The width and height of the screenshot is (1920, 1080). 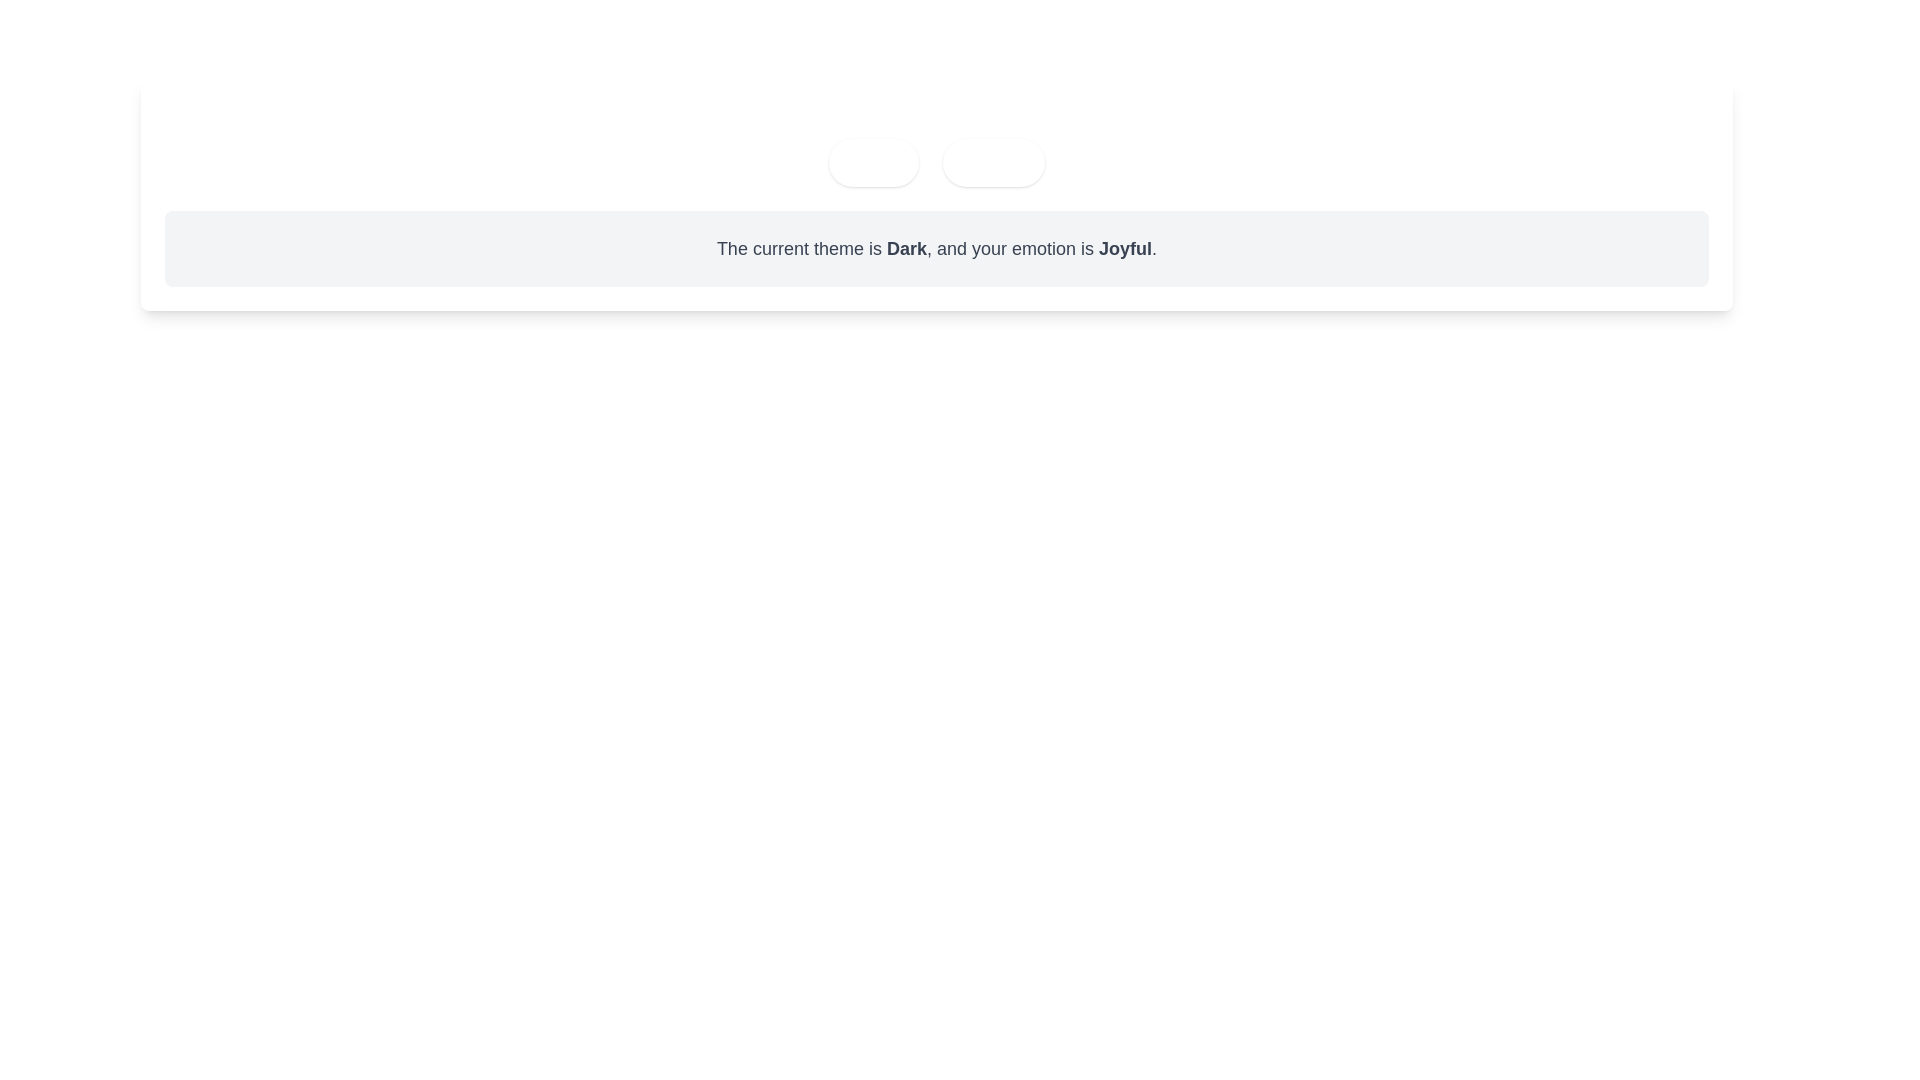 I want to click on the design of the smiley icon which is part of a green circular button labeled 'Happy', so click(x=966, y=161).